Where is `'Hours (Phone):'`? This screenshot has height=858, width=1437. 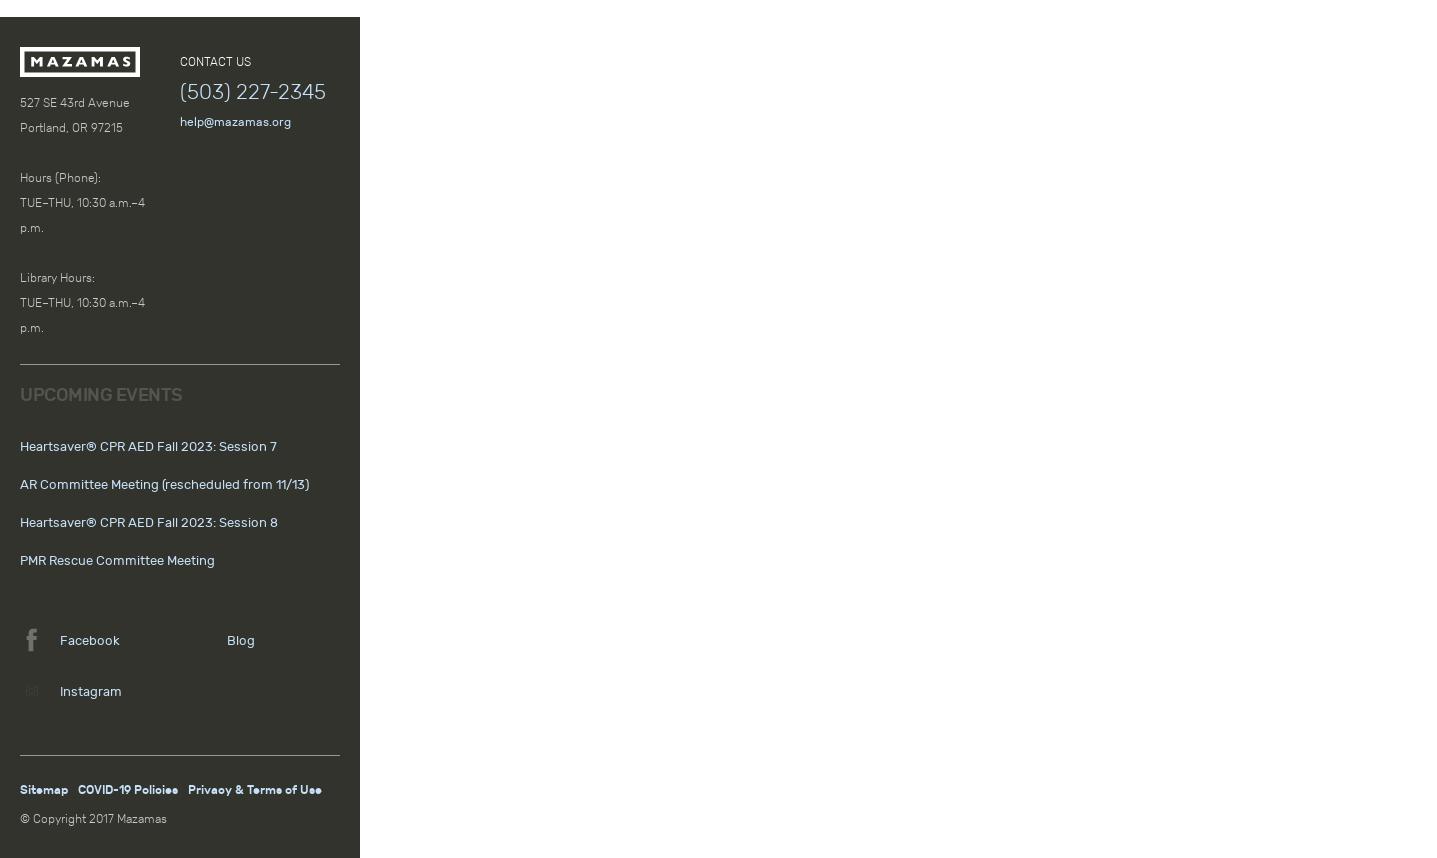 'Hours (Phone):' is located at coordinates (59, 177).